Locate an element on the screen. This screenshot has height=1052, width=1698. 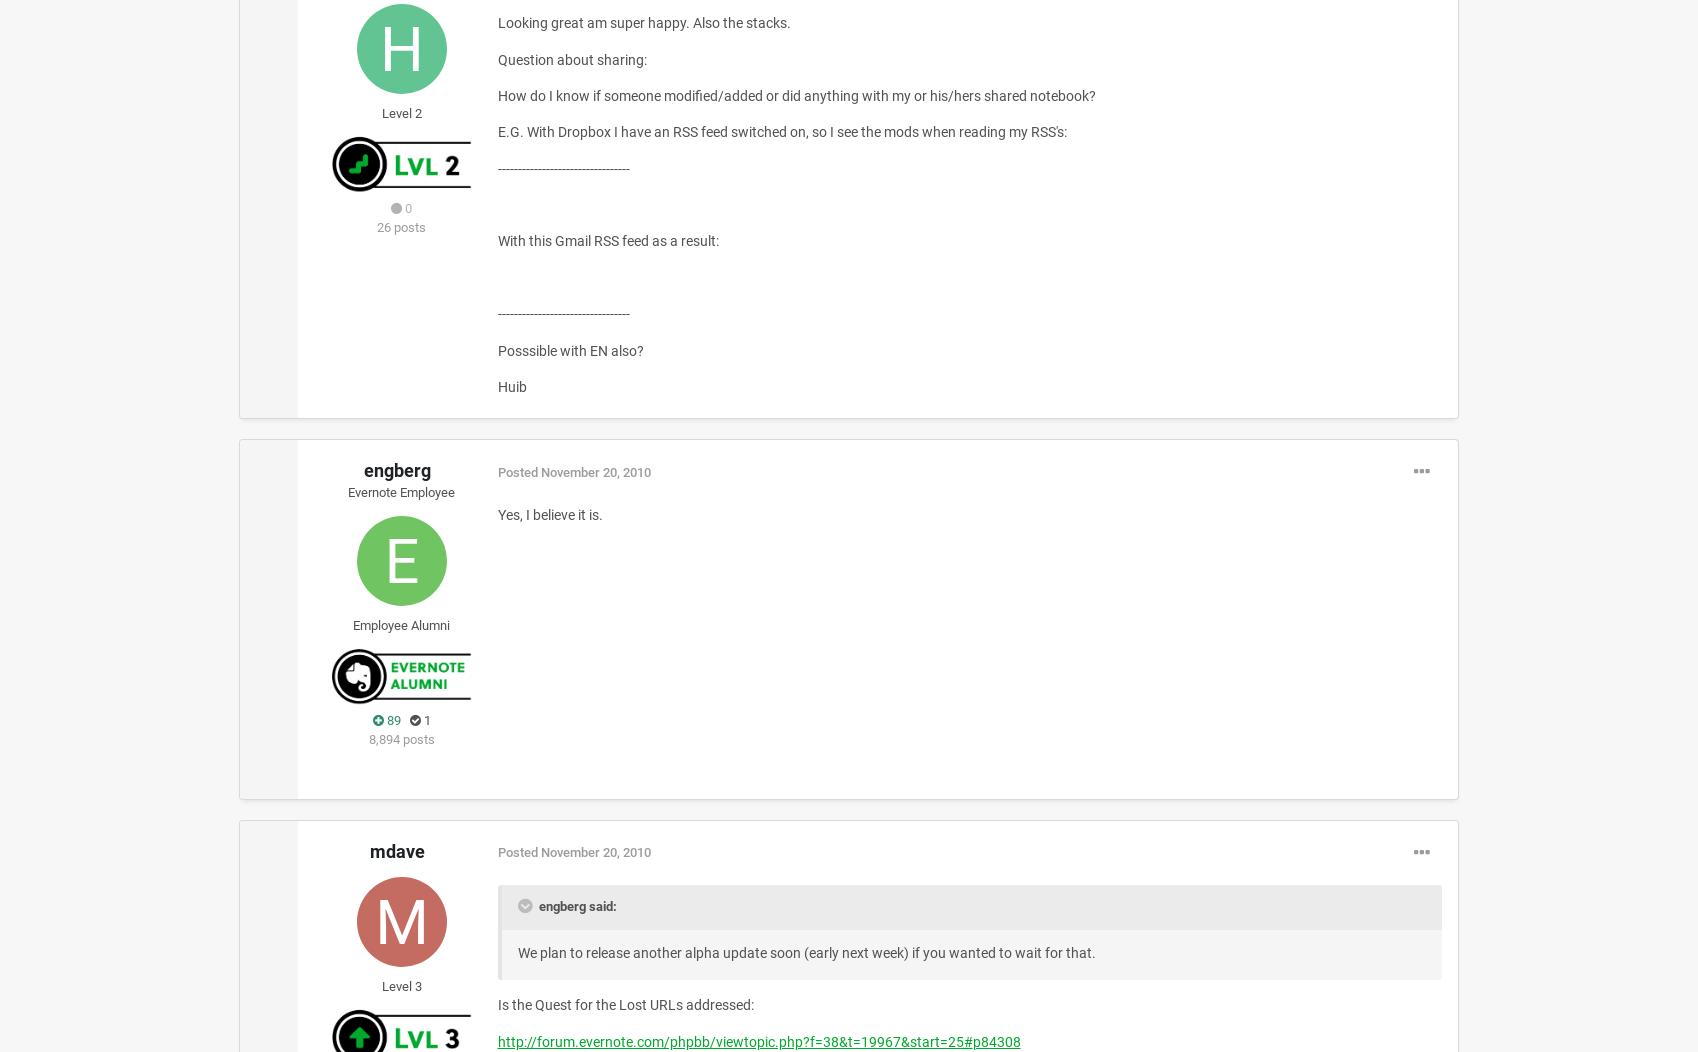
'8,894 posts' is located at coordinates (401, 739).